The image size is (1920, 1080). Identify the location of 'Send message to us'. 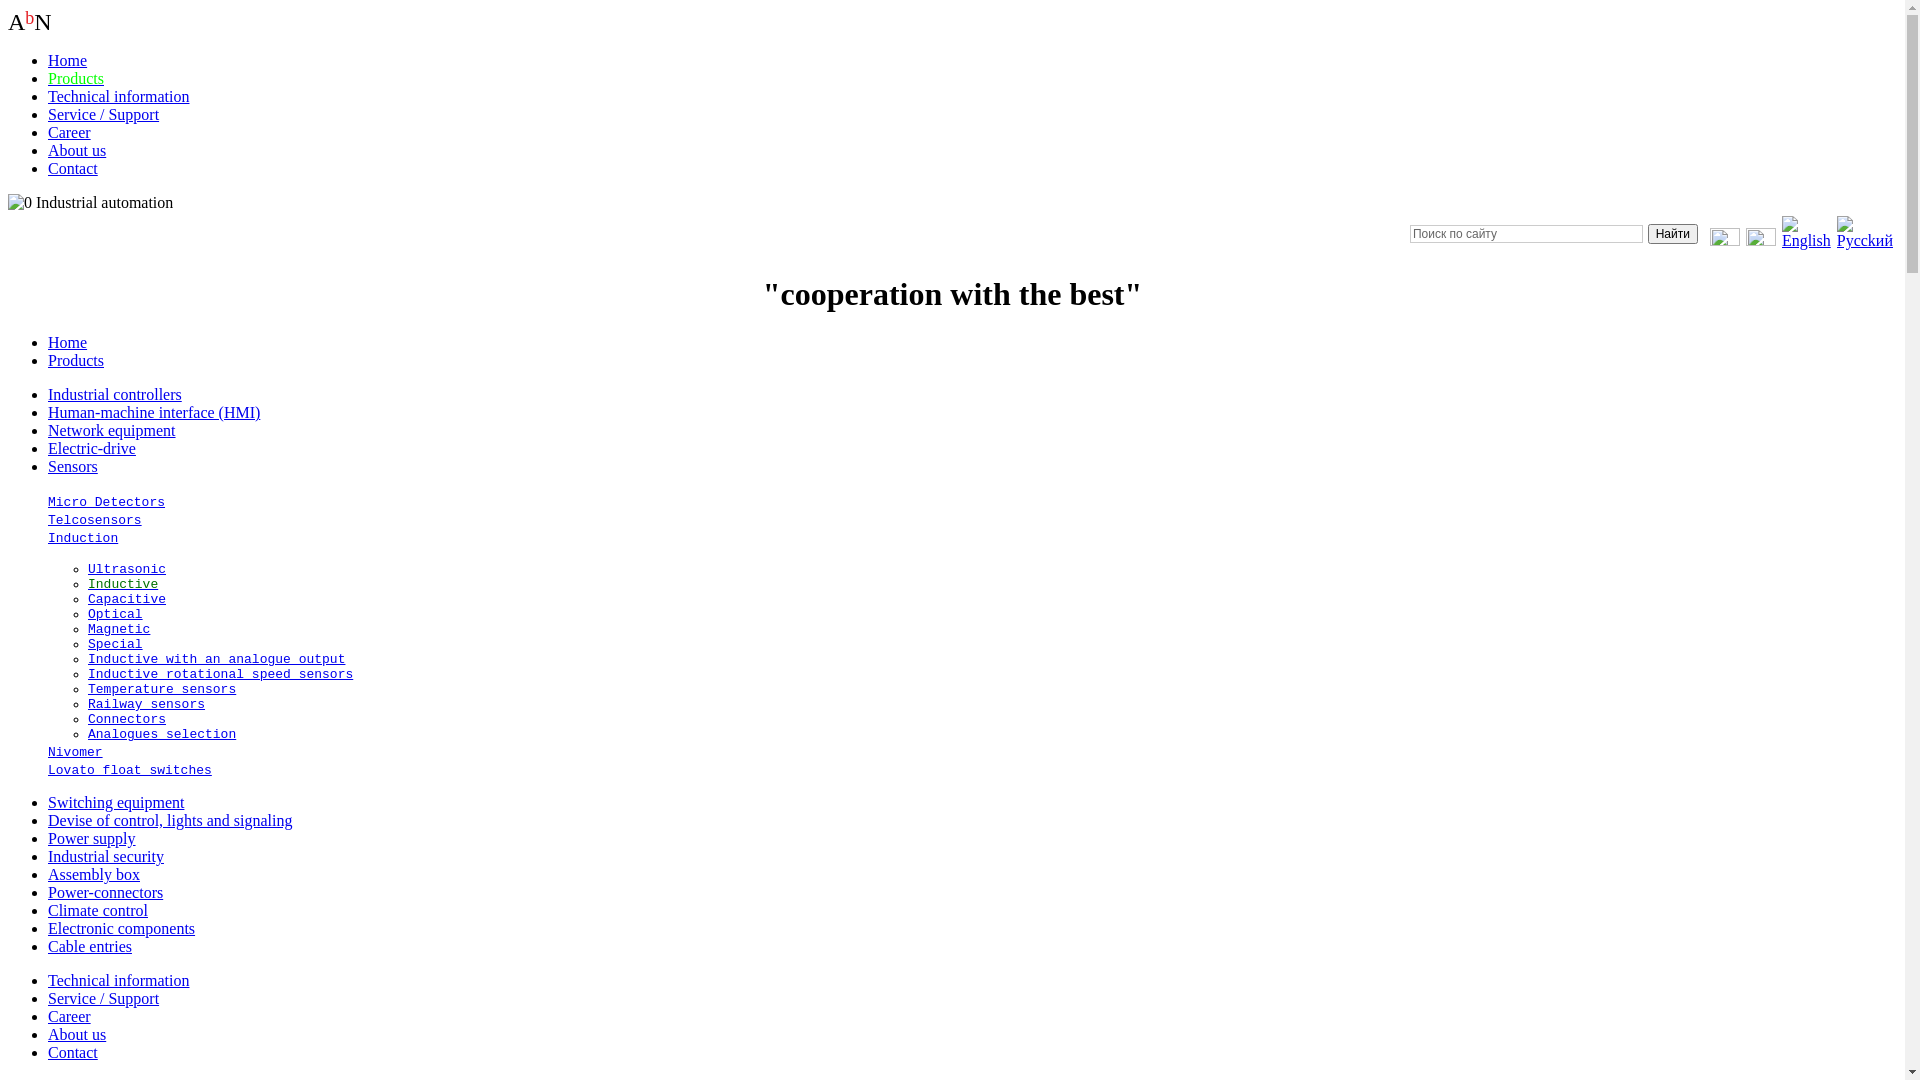
(1723, 239).